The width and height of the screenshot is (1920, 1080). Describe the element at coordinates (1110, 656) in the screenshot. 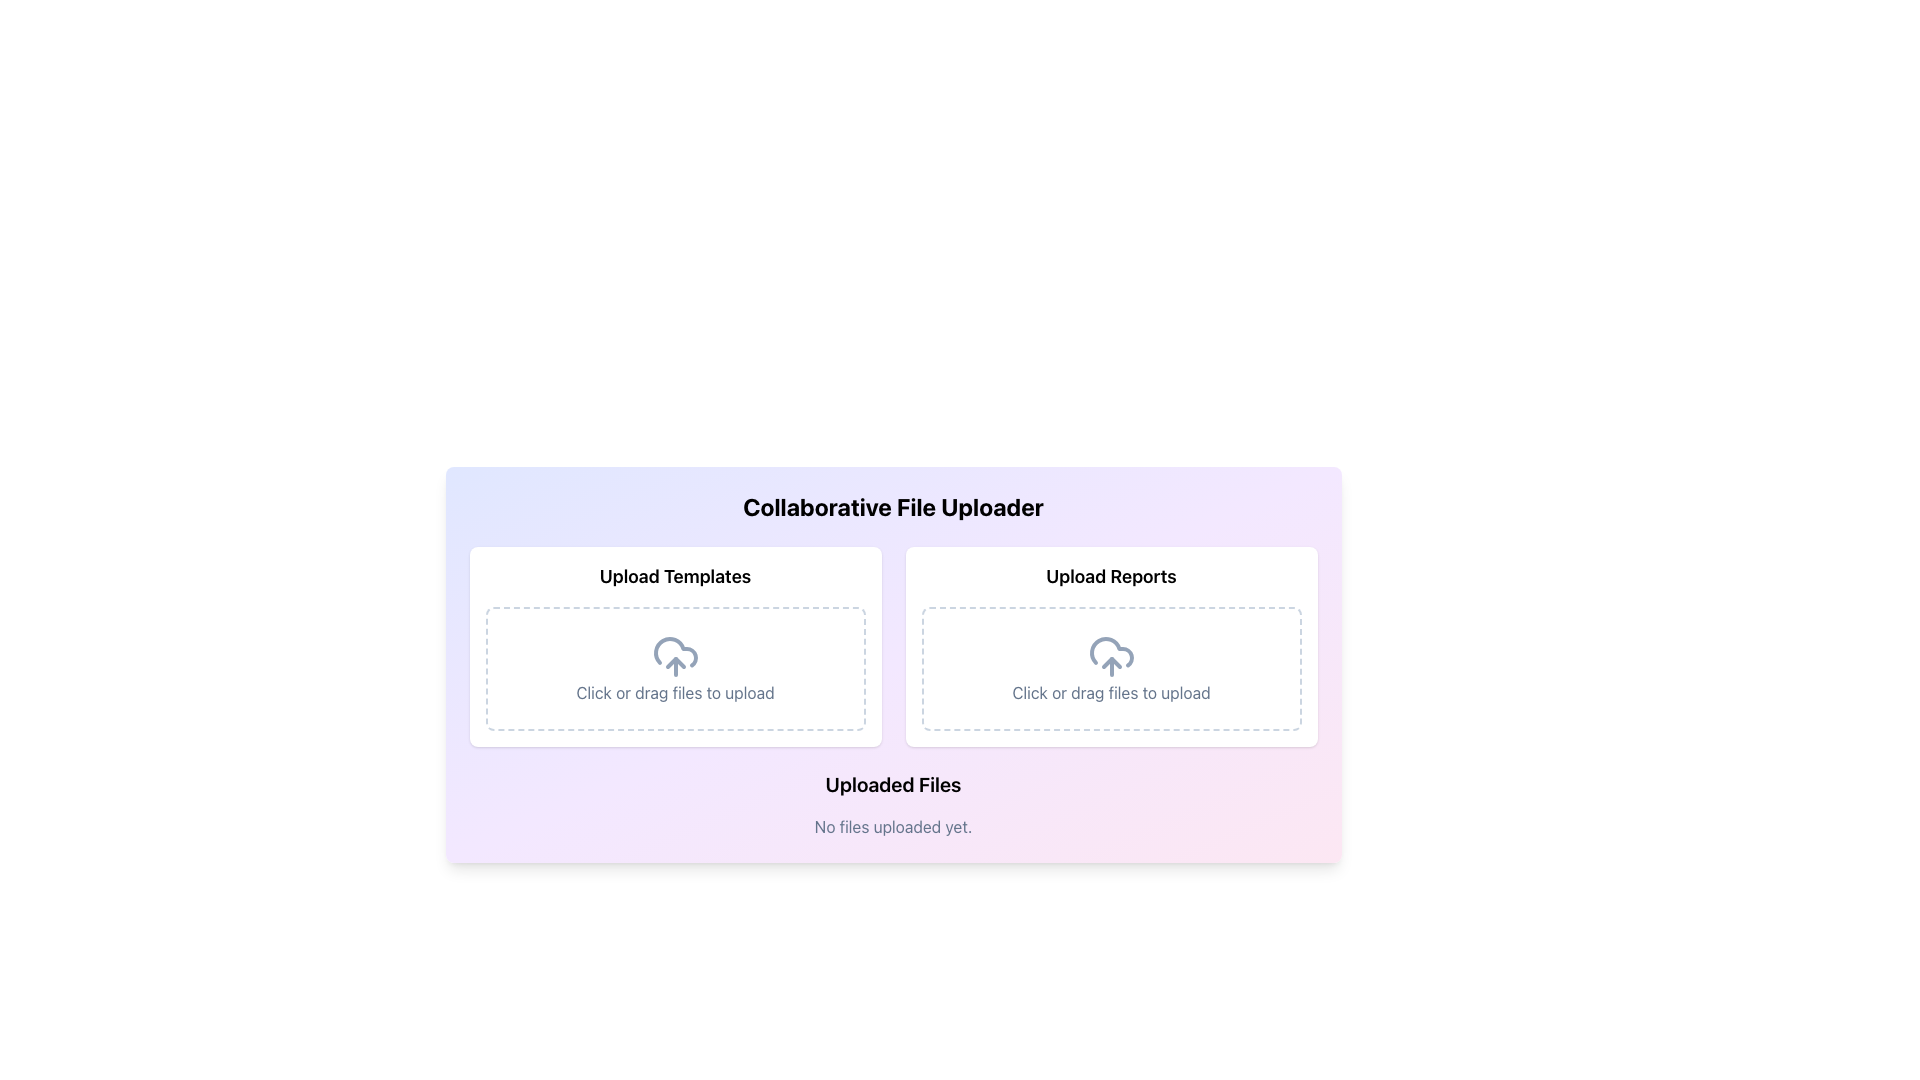

I see `the decorative upload icon, which is a cloud with an upward-pointing arrow, located in the 'Upload Reports' section of the file uploader interface` at that location.